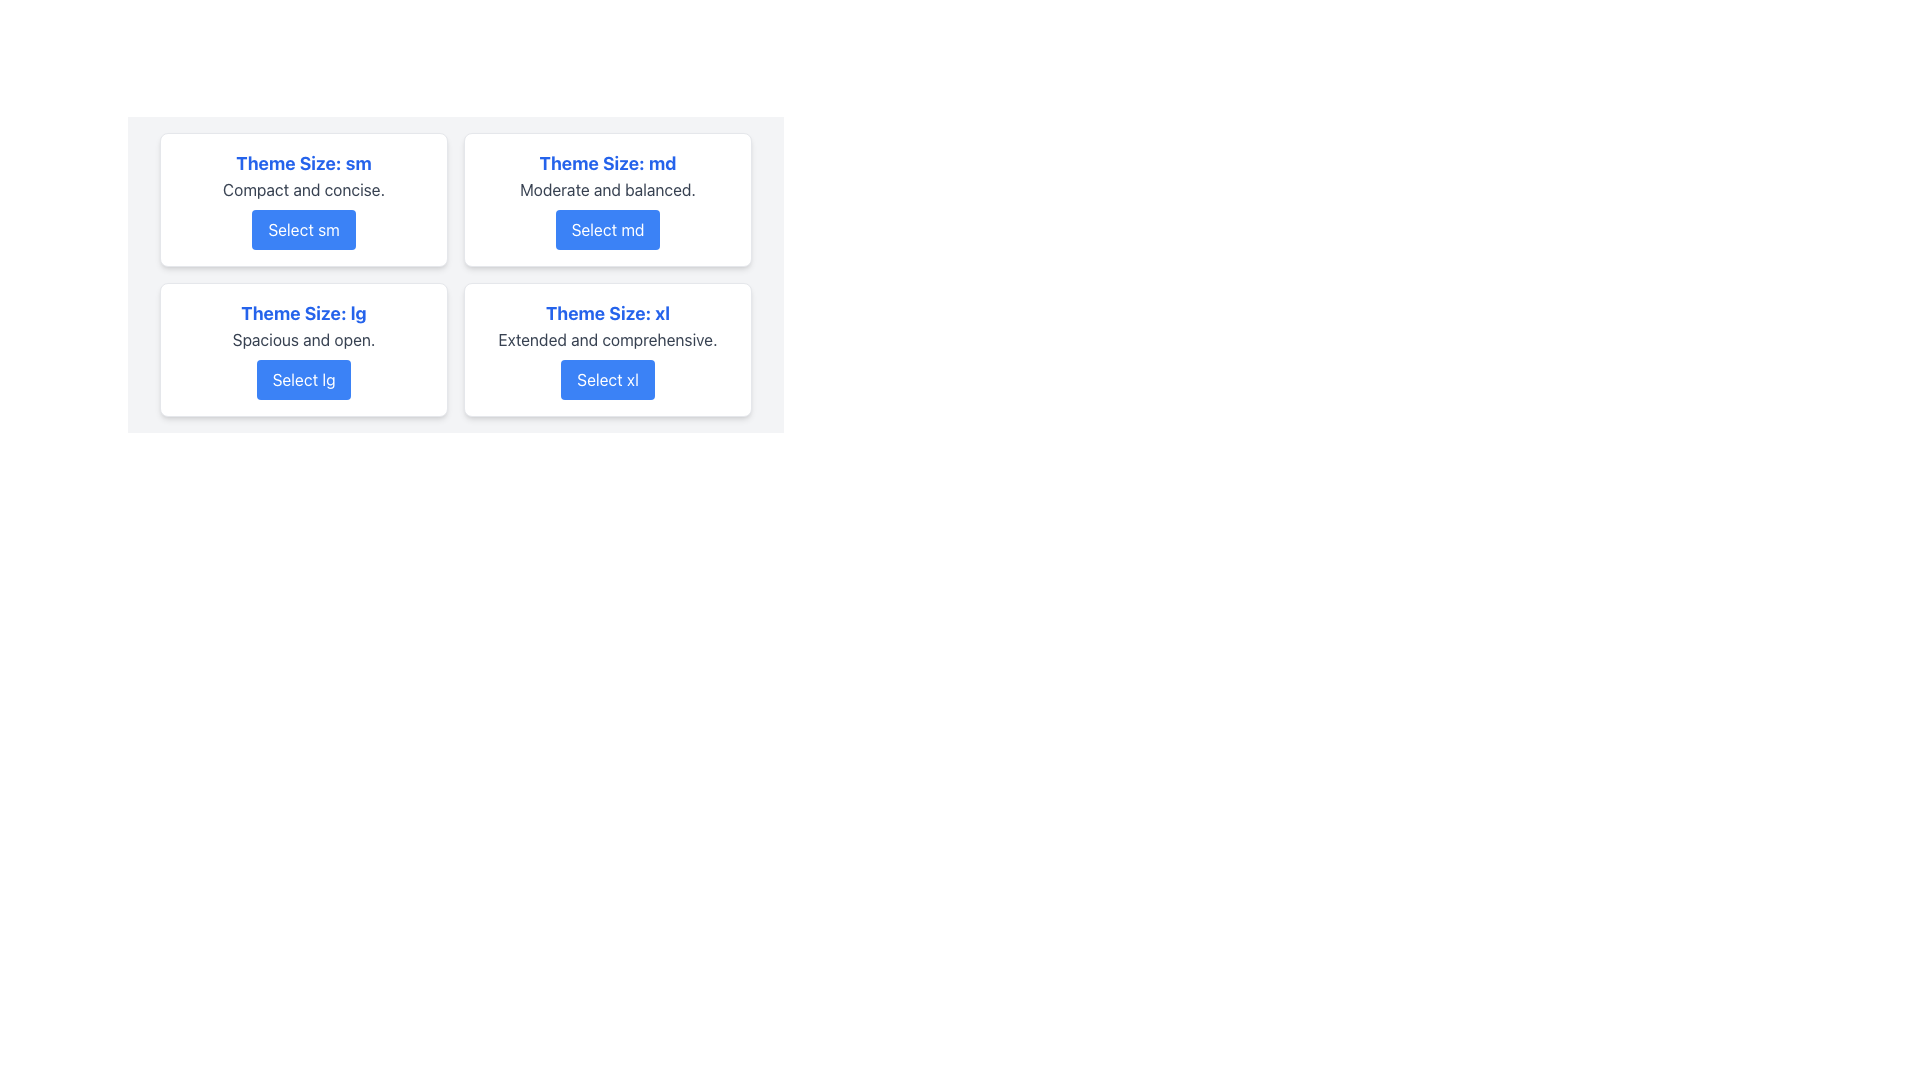 Image resolution: width=1920 pixels, height=1080 pixels. Describe the element at coordinates (302, 229) in the screenshot. I see `the button labeled 'sm' in the top-left card of the grid to observe the color change` at that location.